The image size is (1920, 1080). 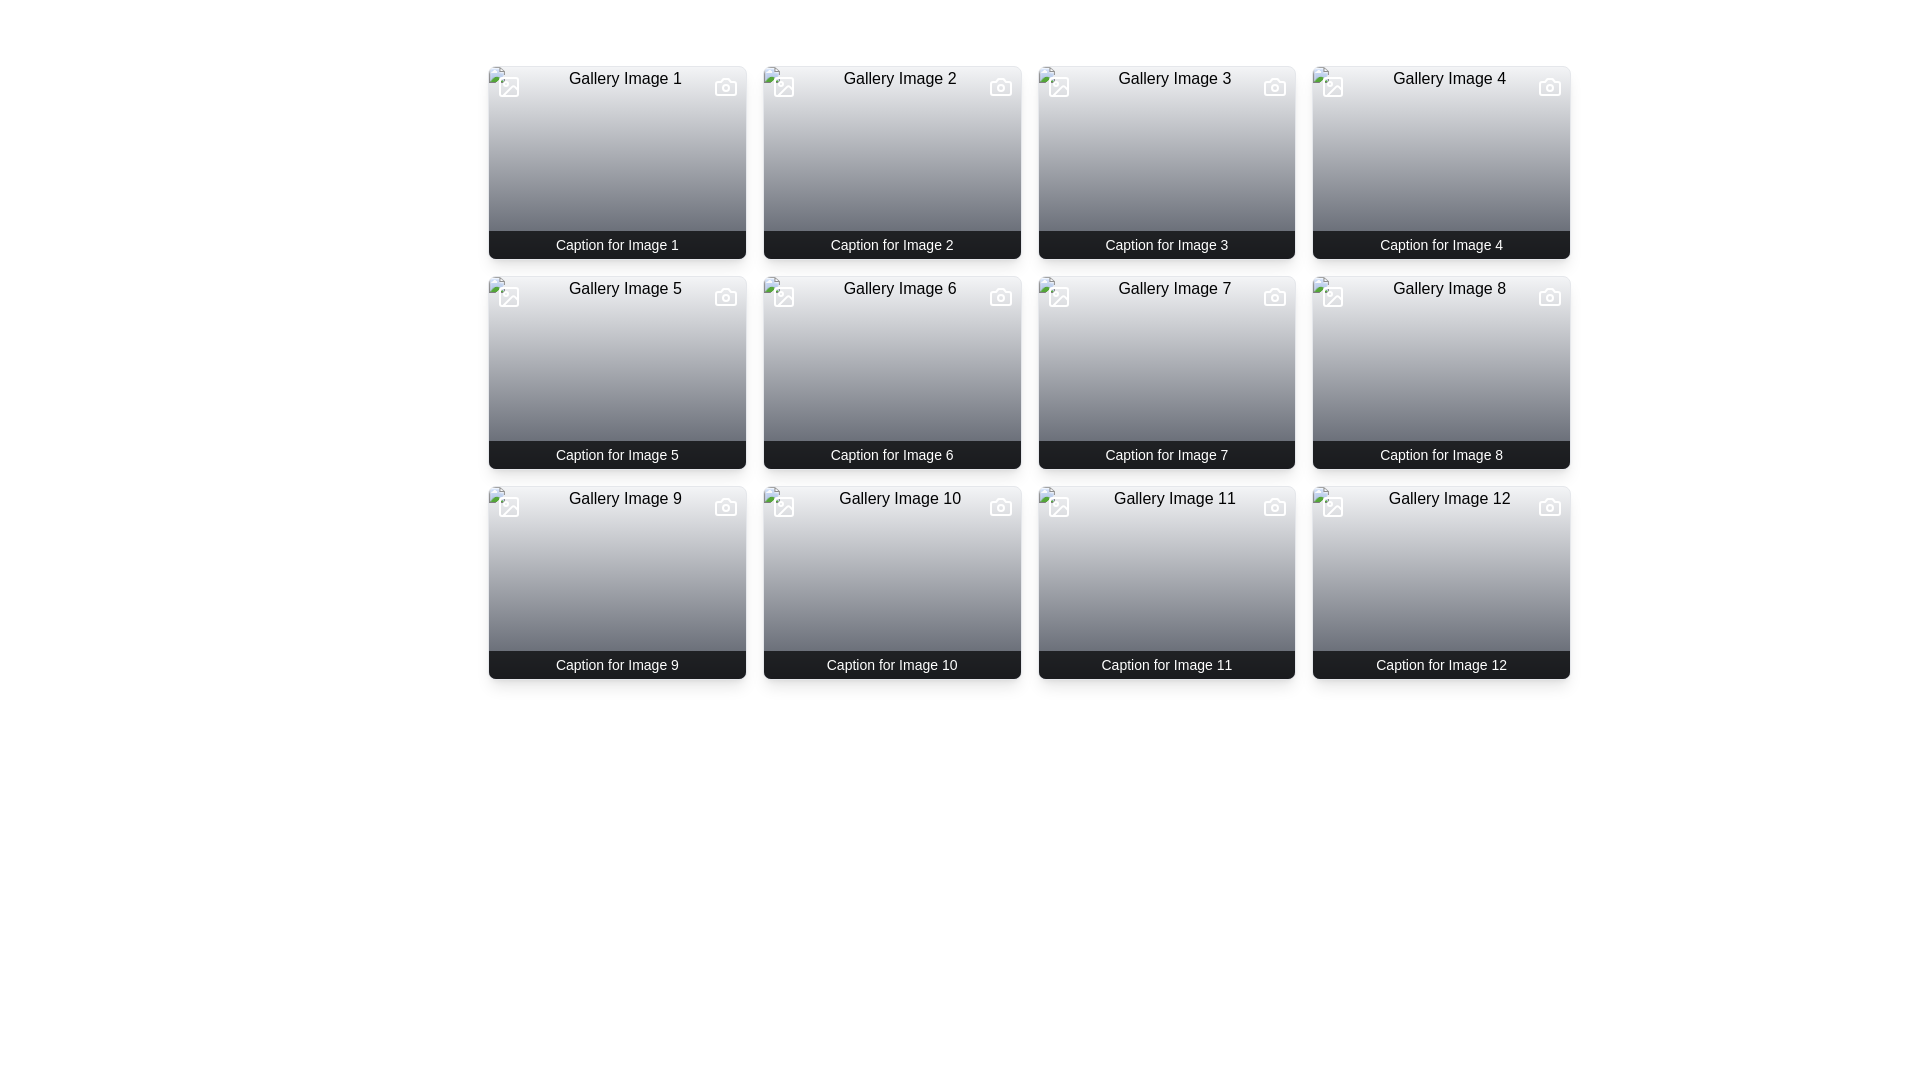 What do you see at coordinates (1000, 505) in the screenshot?
I see `the camera icon located in the top-right corner of the tenth gallery image card to interact with it` at bounding box center [1000, 505].